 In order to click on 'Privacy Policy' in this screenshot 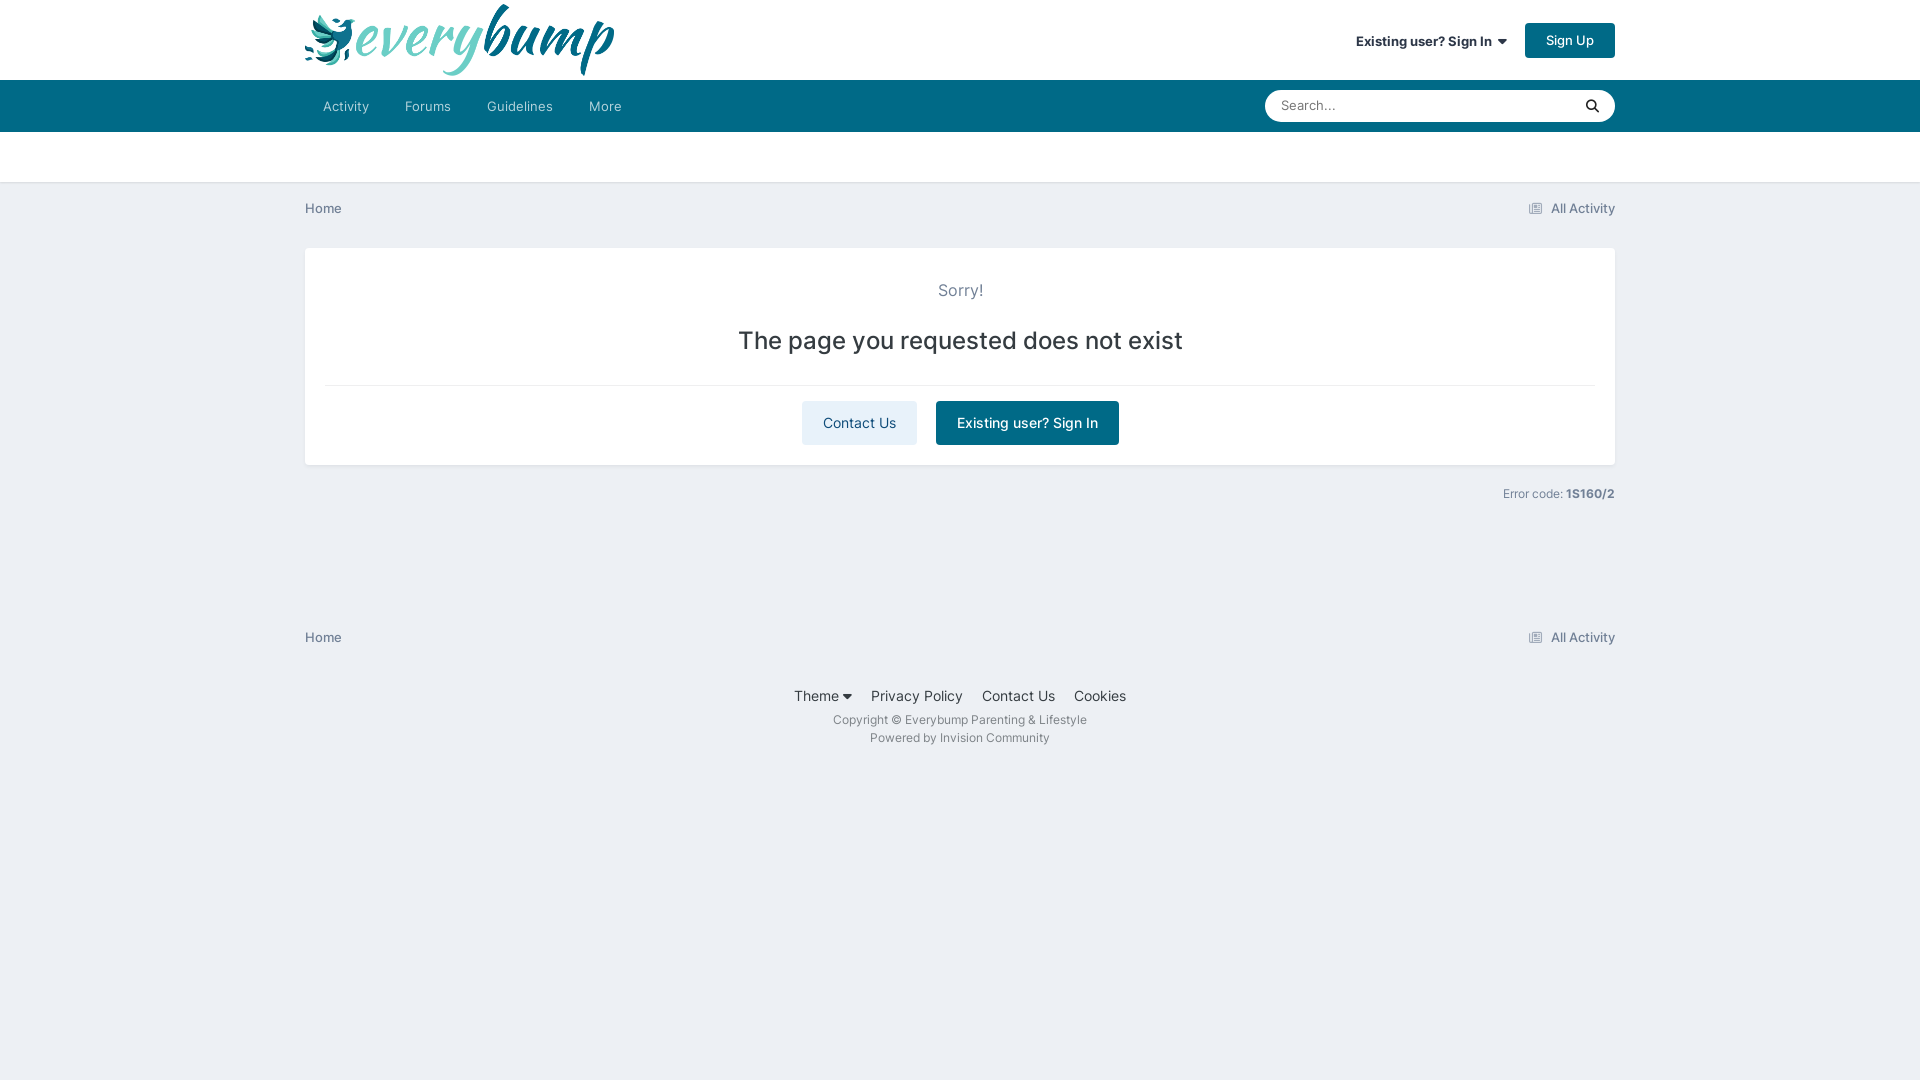, I will do `click(870, 694)`.